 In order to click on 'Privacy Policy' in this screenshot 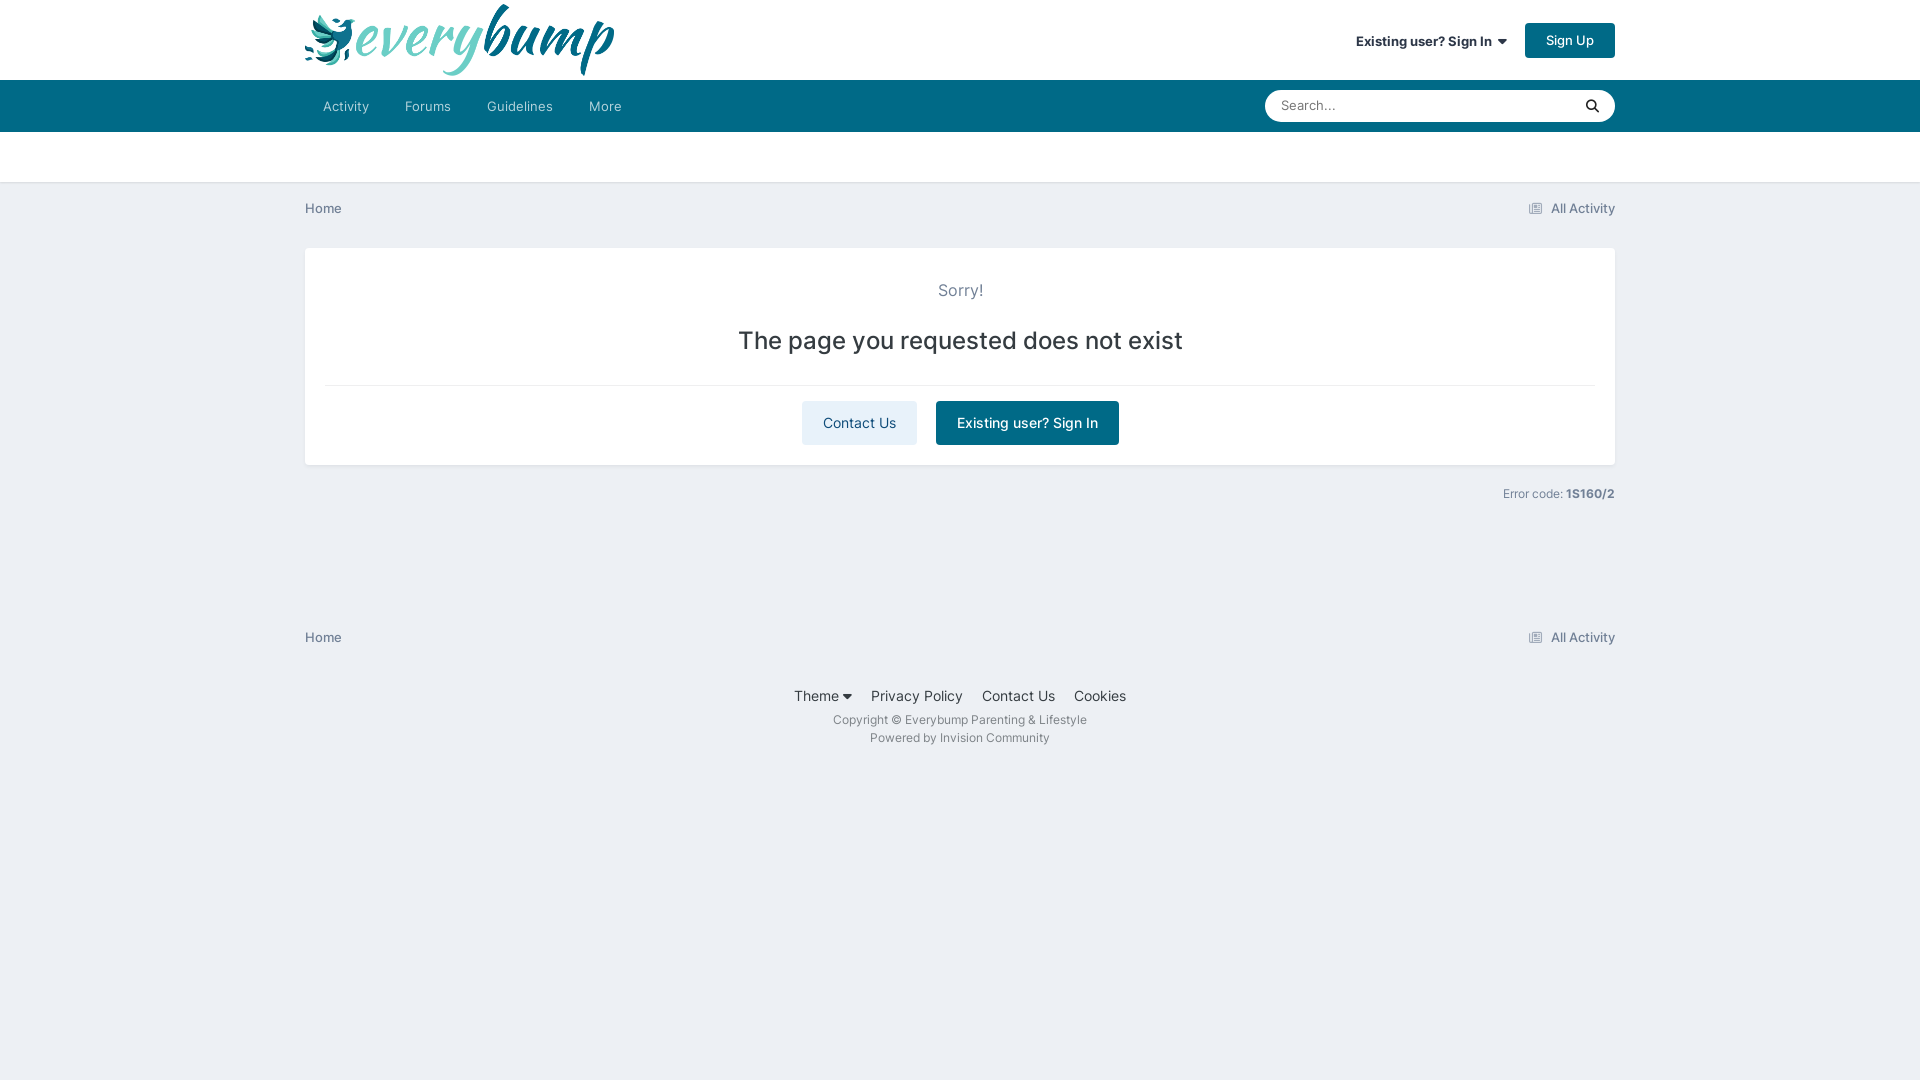, I will do `click(870, 694)`.